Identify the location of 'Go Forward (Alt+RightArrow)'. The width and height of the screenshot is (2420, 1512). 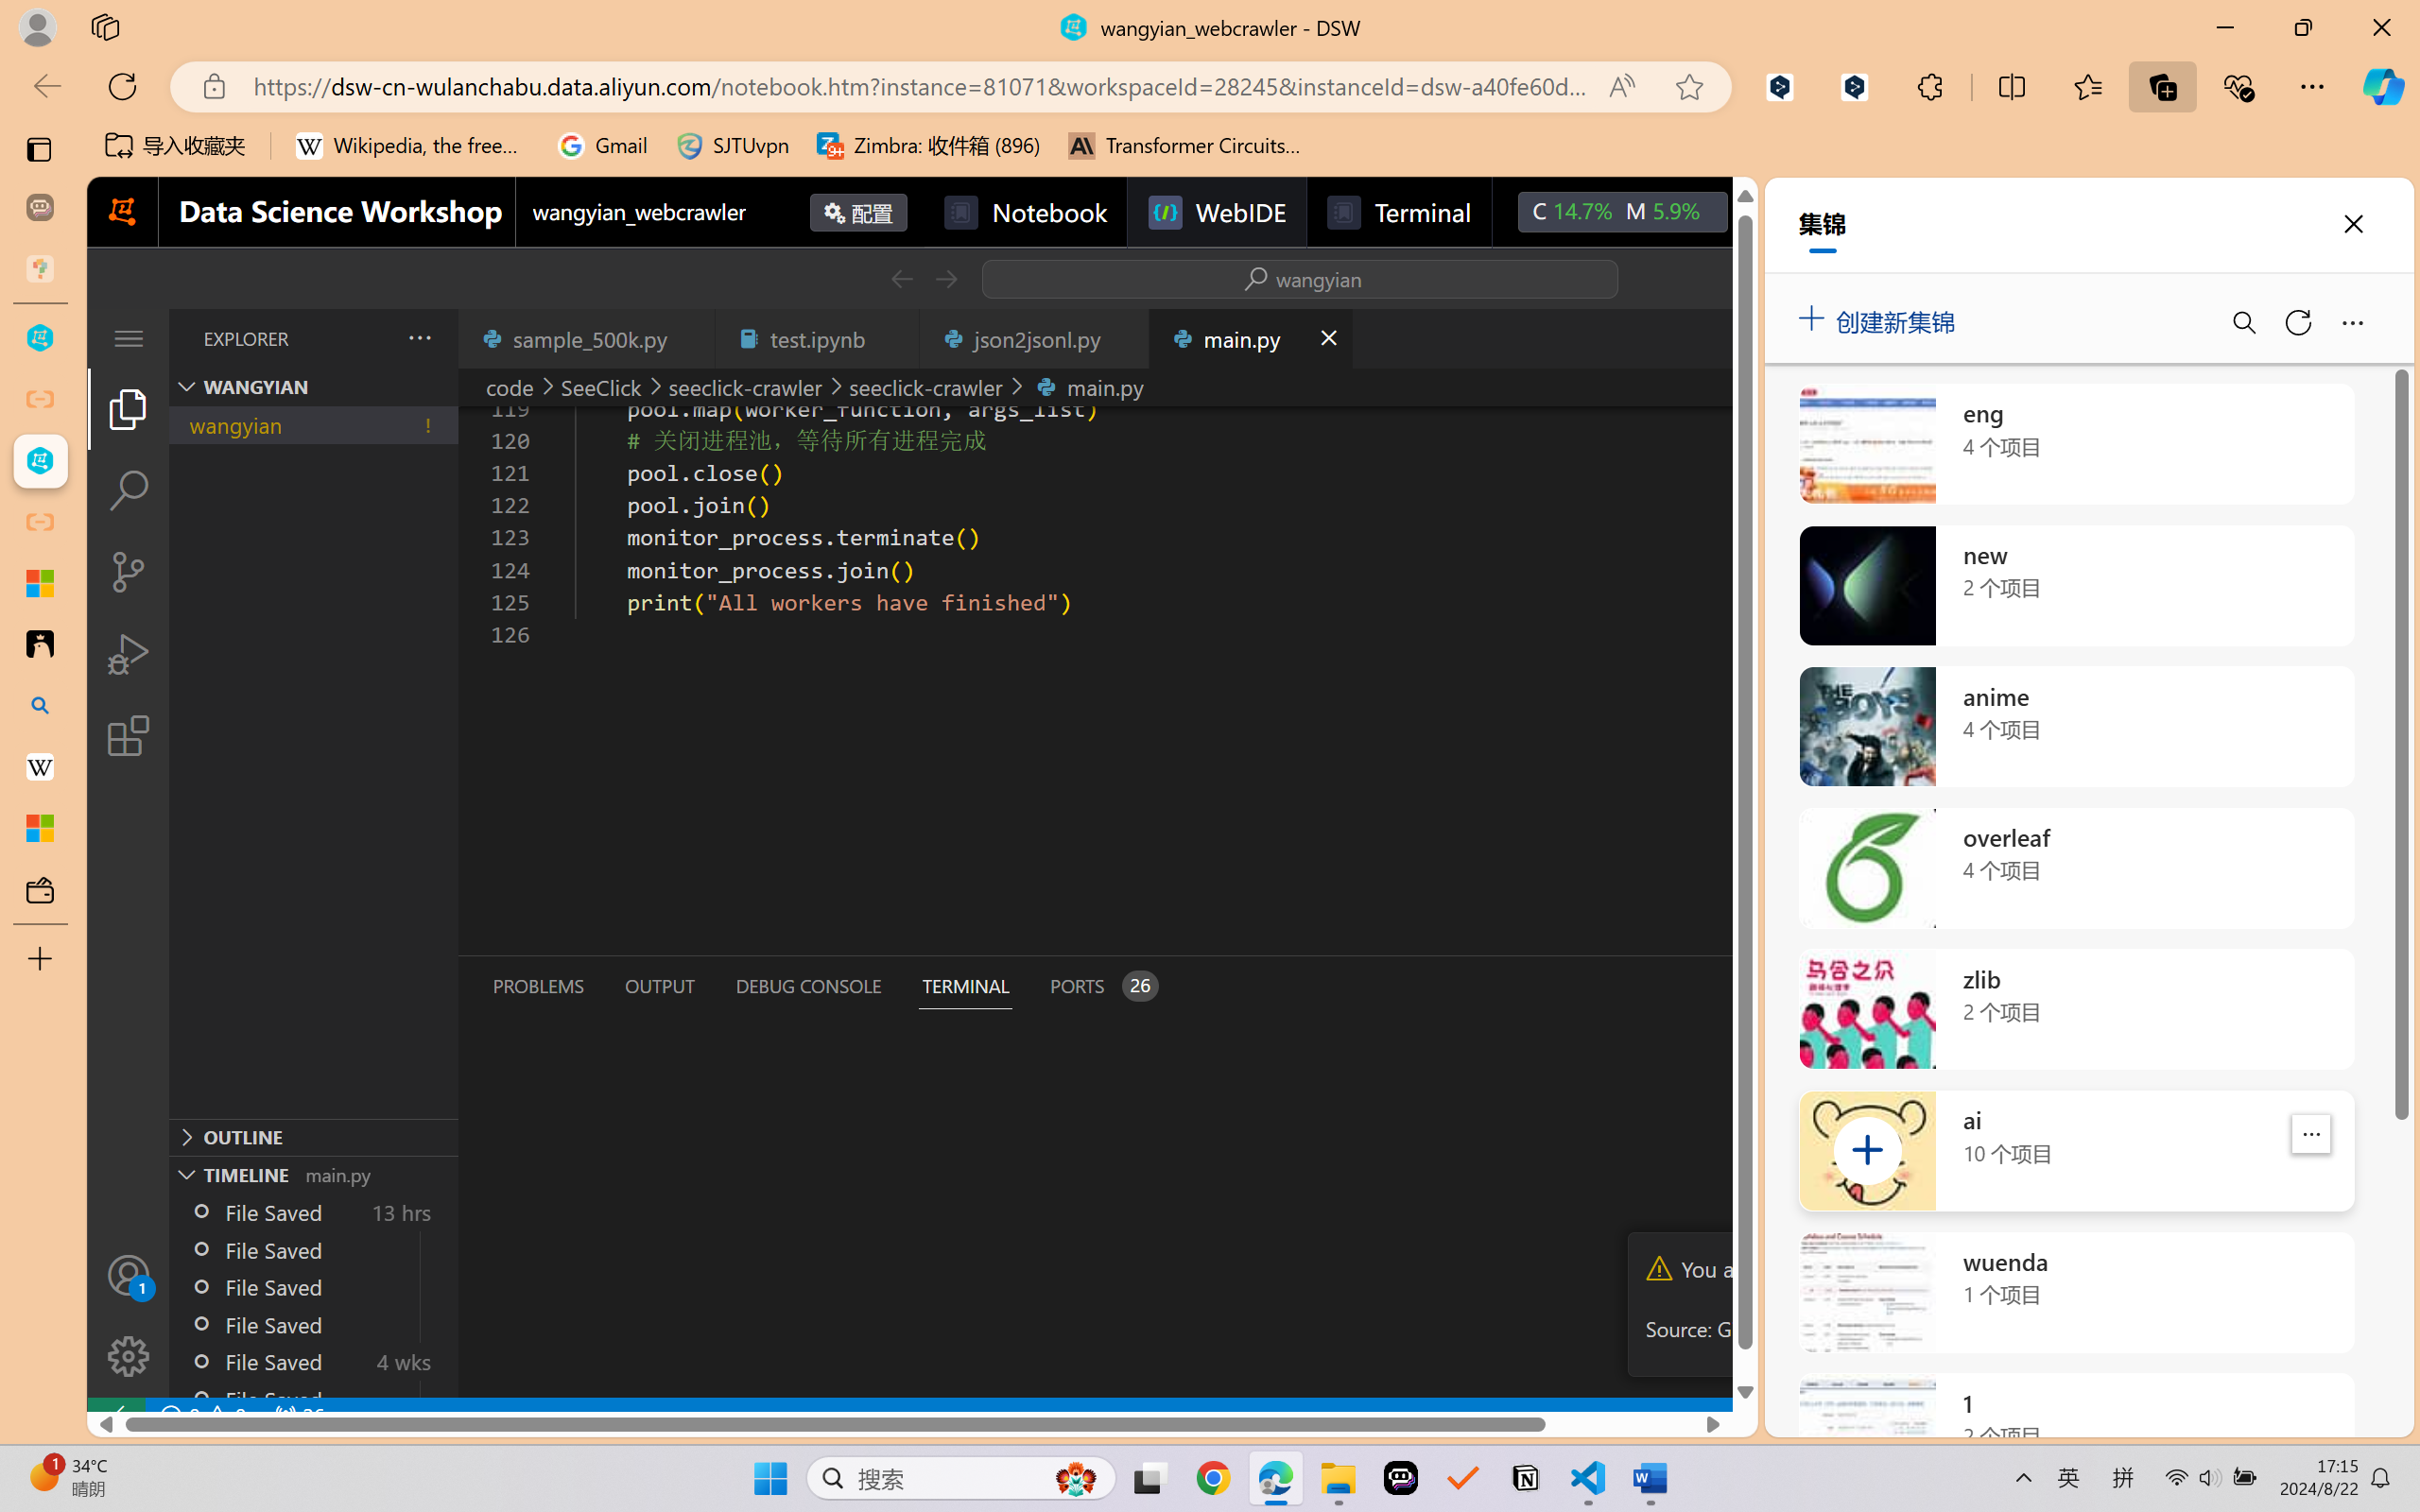
(944, 278).